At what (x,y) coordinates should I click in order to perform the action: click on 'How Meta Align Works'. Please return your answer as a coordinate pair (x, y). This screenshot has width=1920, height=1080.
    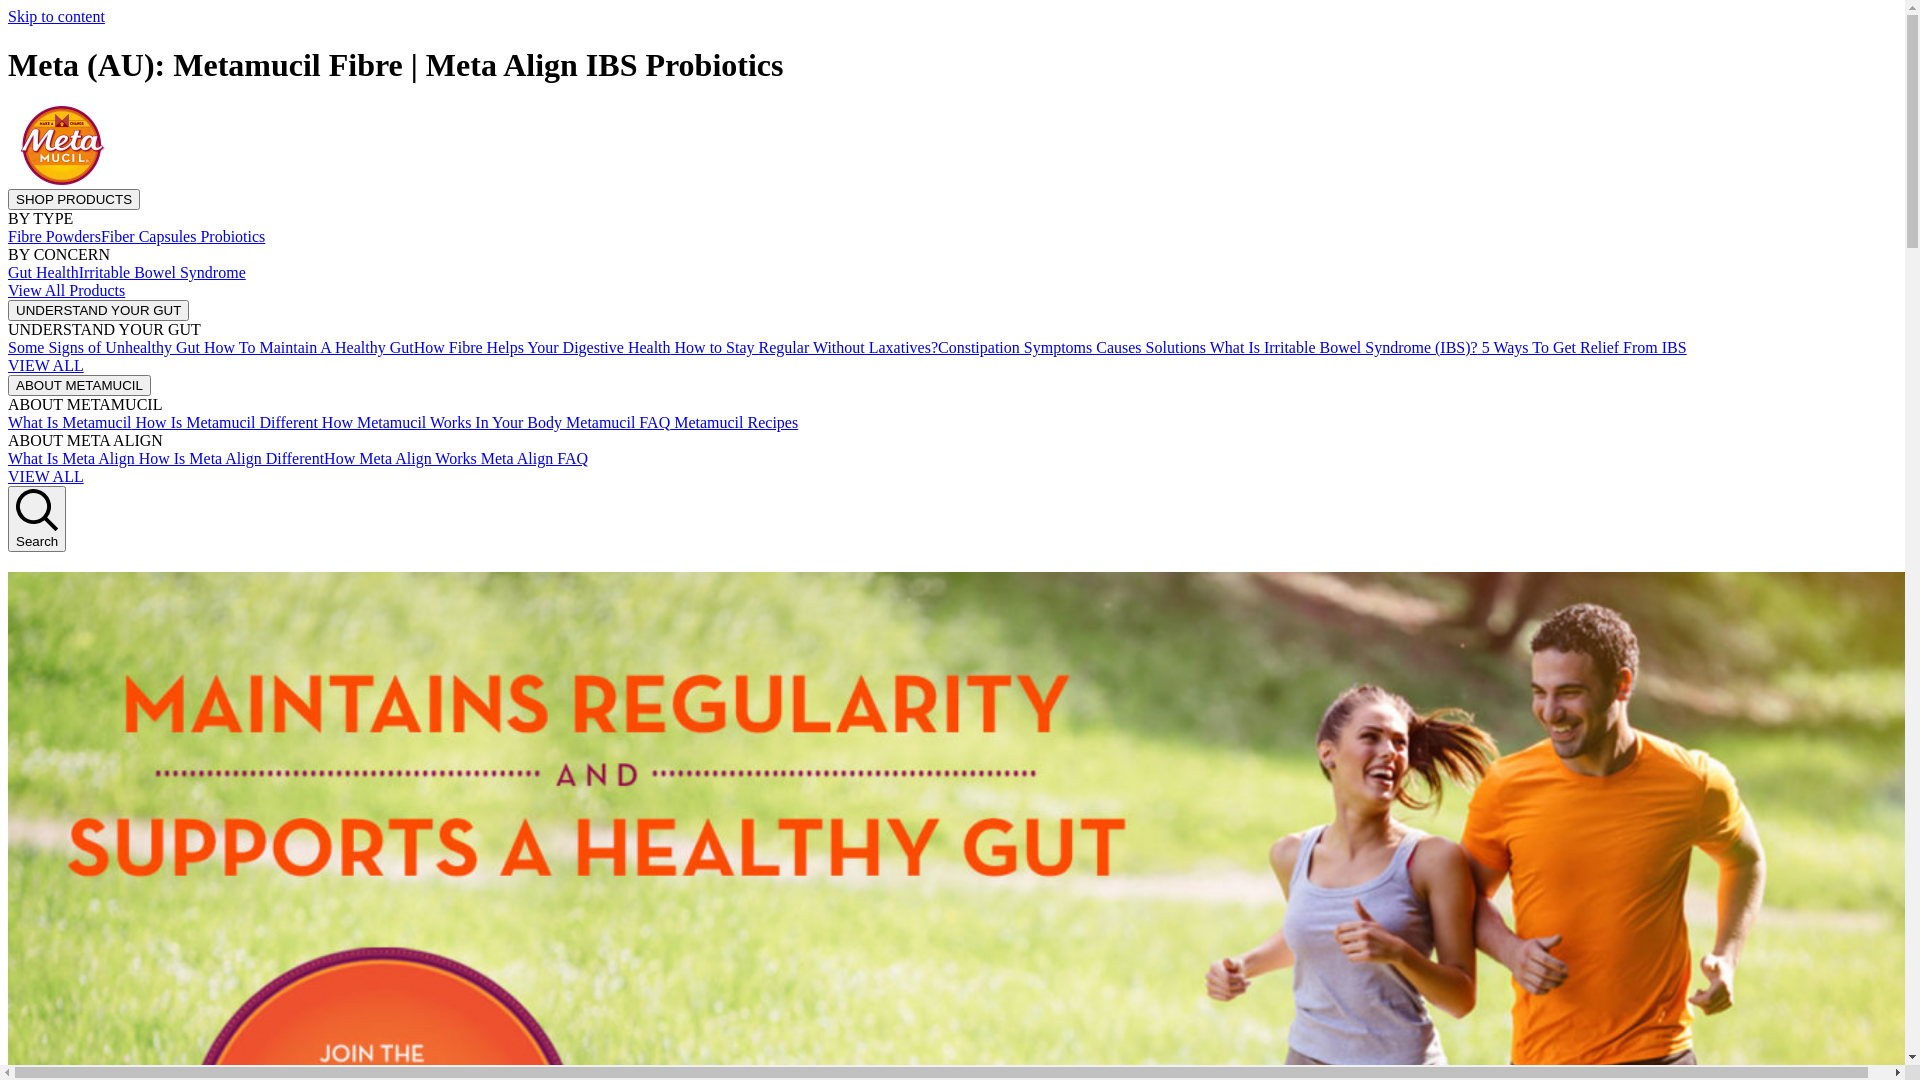
    Looking at the image, I should click on (400, 458).